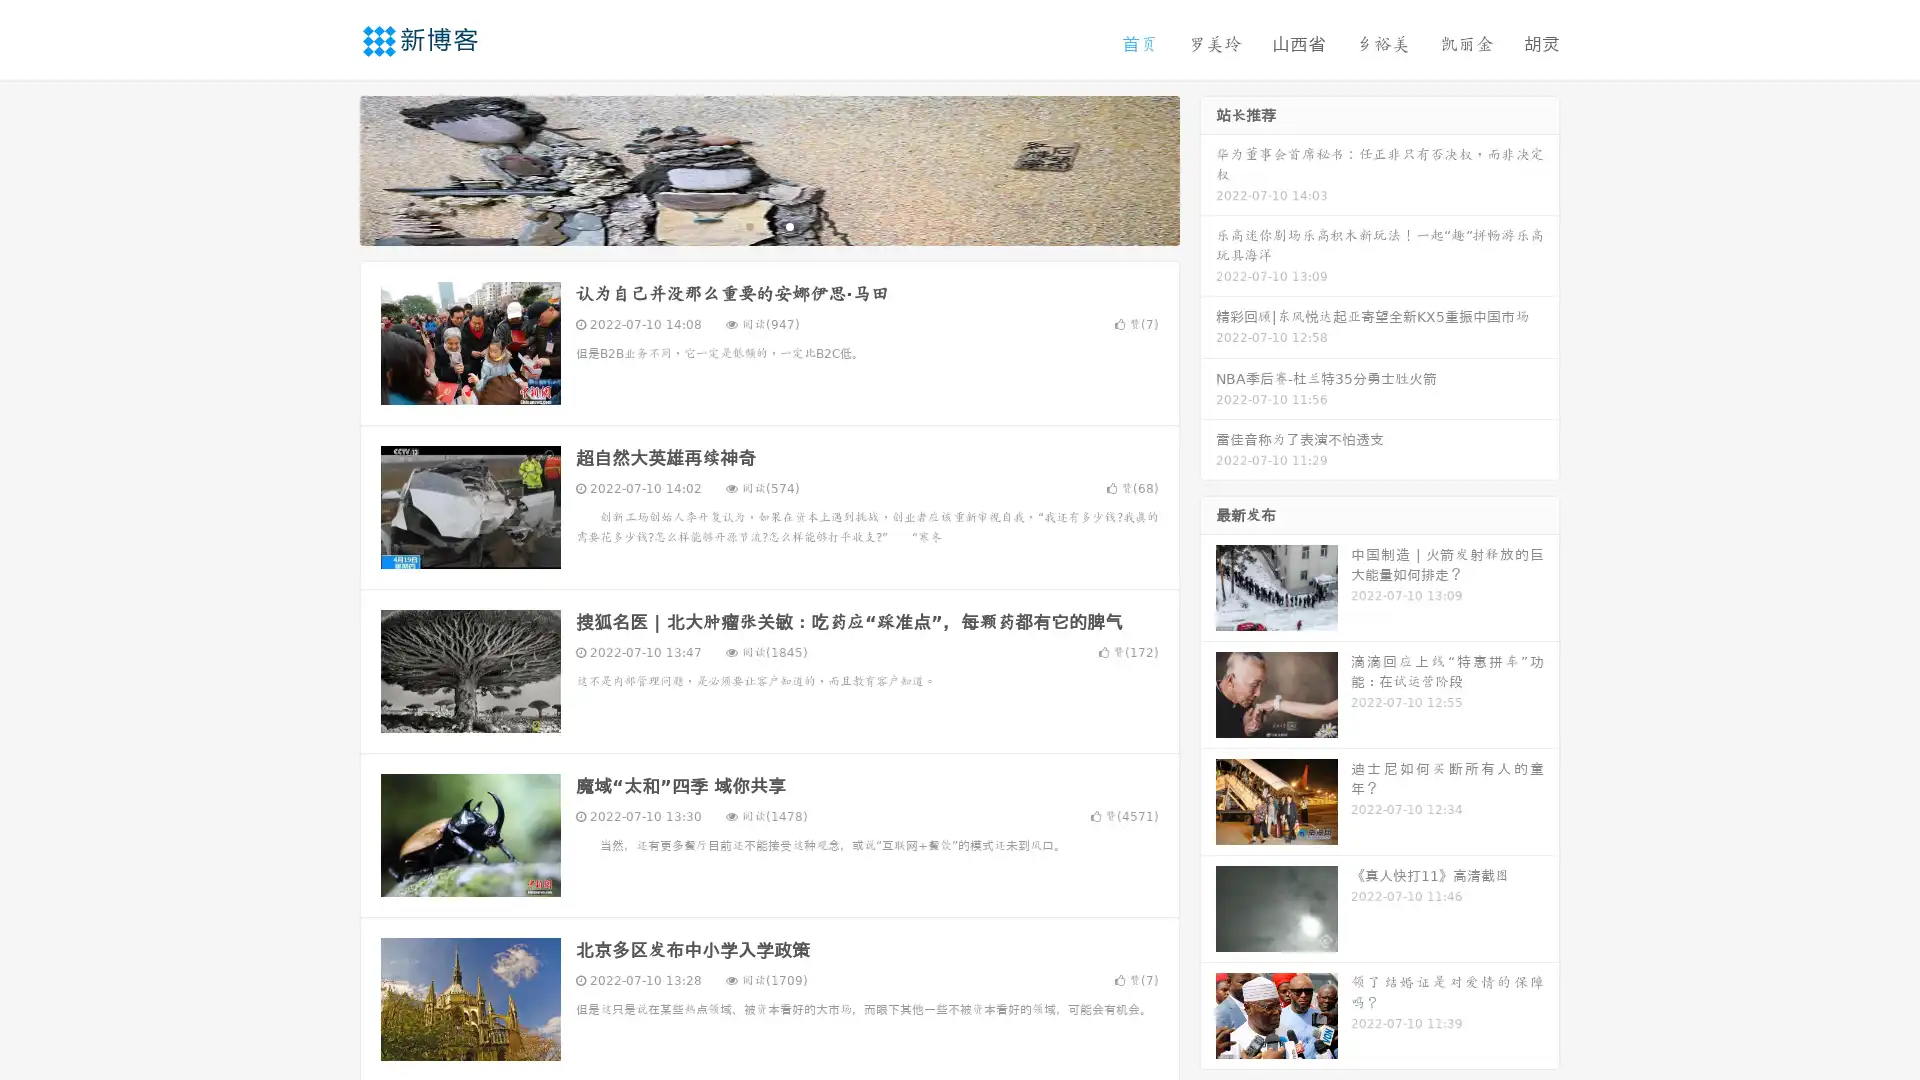 Image resolution: width=1920 pixels, height=1080 pixels. What do you see at coordinates (768, 225) in the screenshot?
I see `Go to slide 2` at bounding box center [768, 225].